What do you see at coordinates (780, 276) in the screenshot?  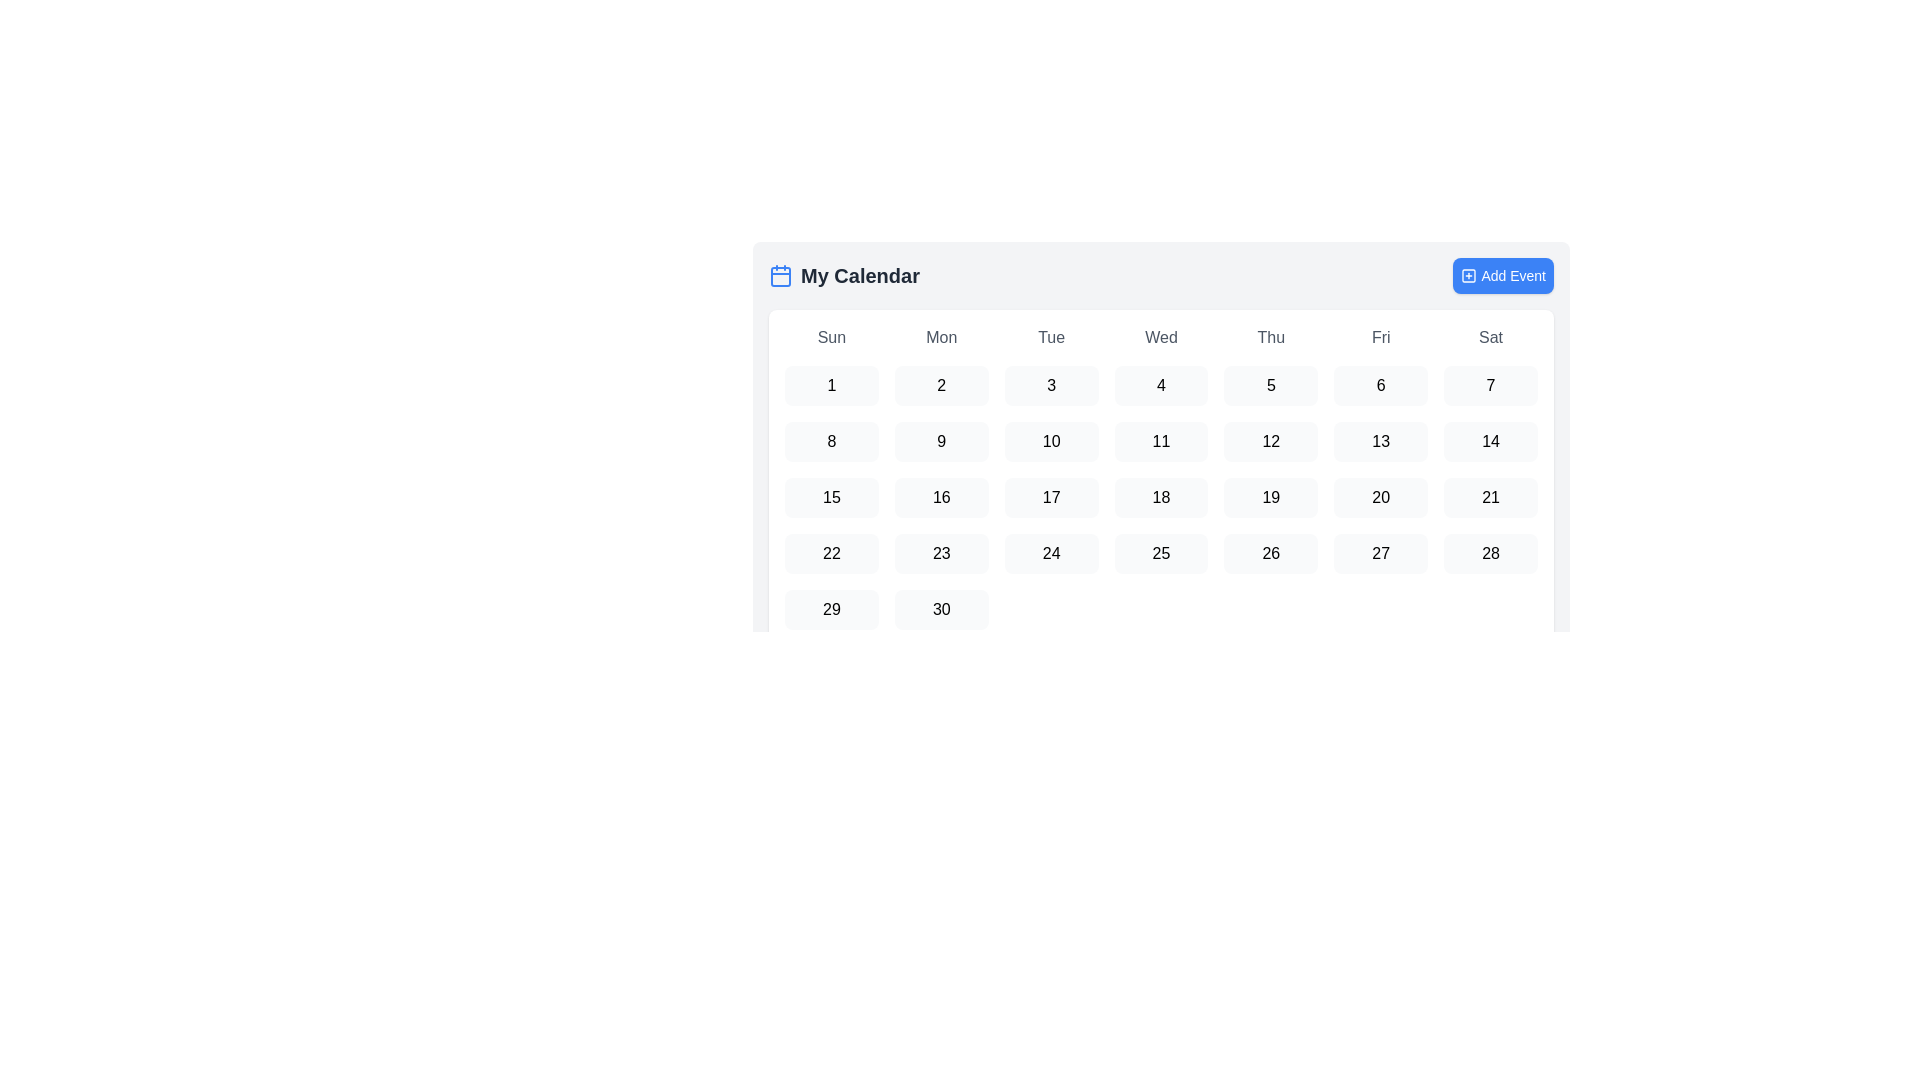 I see `the blue calendar icon located to the left of the 'My Calendar' text in the top header bar of the calendar interface` at bounding box center [780, 276].